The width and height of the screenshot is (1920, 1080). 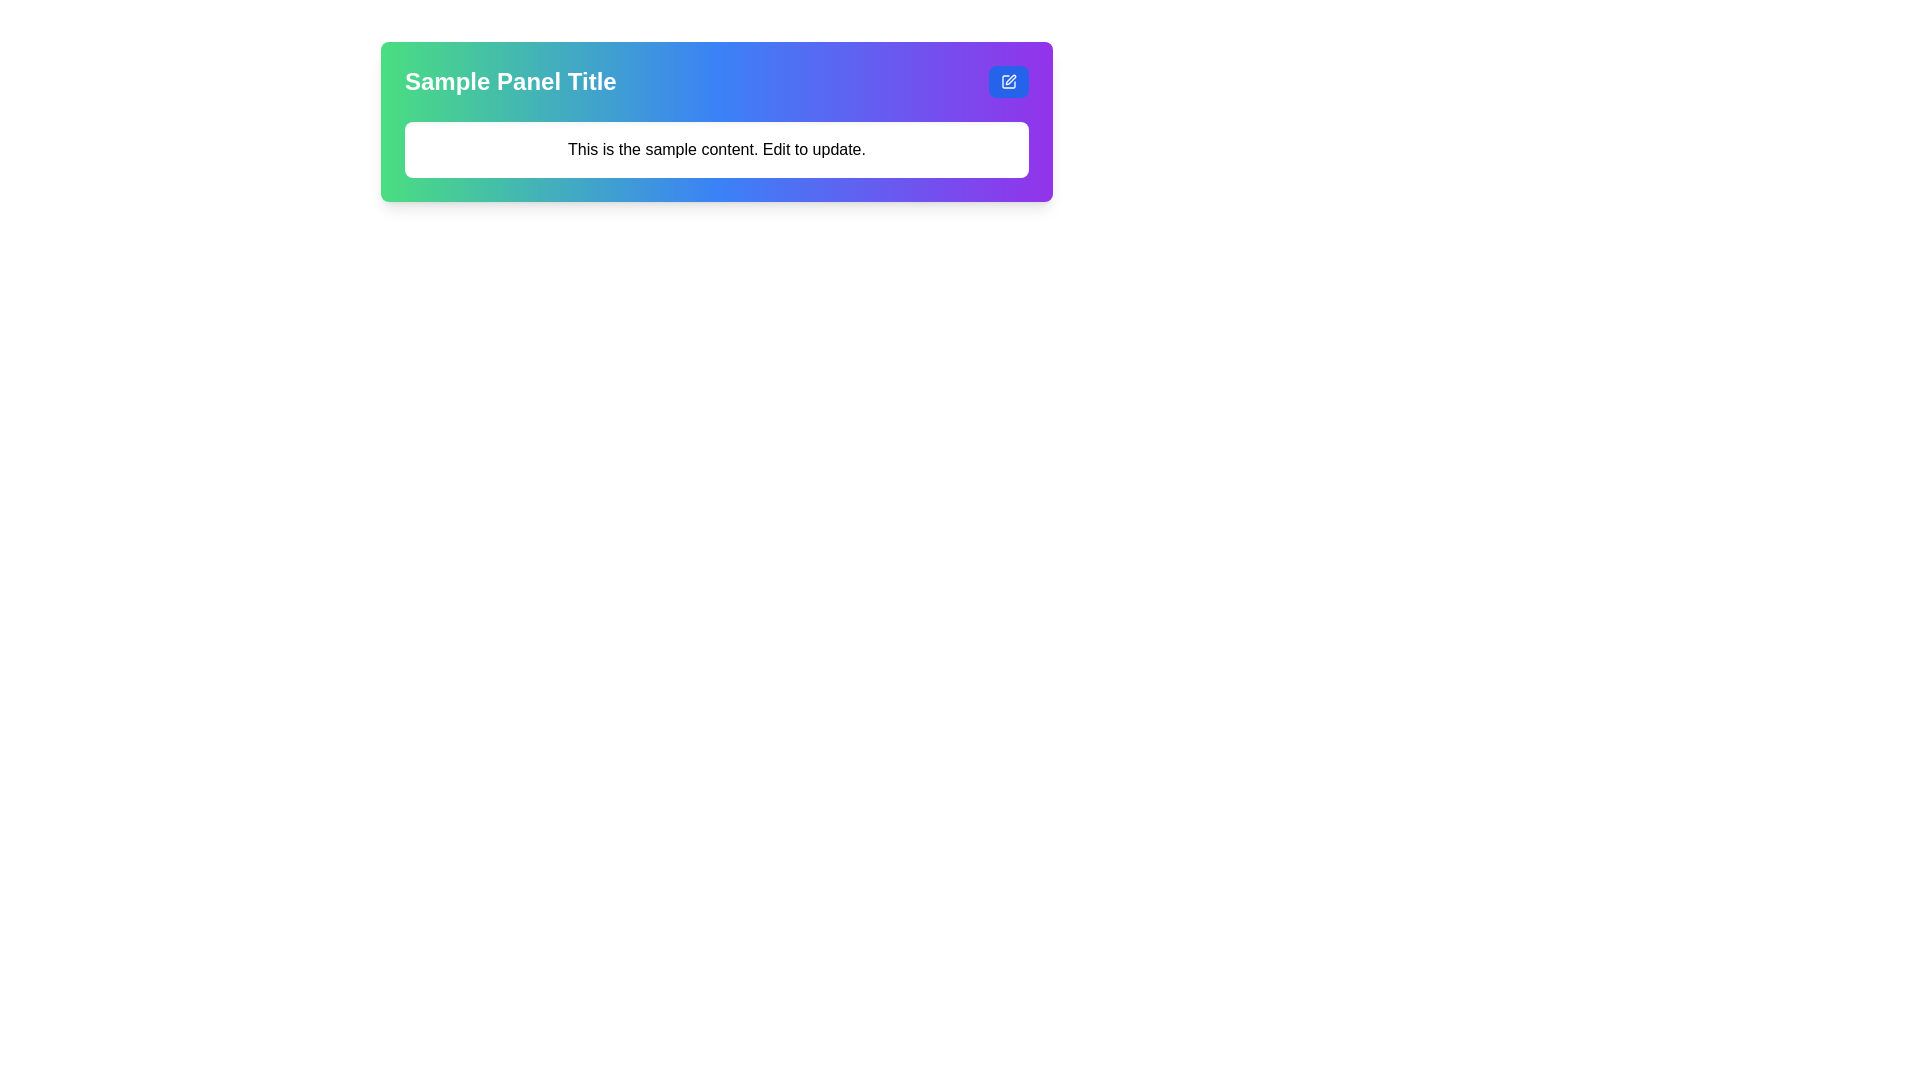 What do you see at coordinates (1008, 80) in the screenshot?
I see `the pen icon within the blue button located in the top-right section of the panel` at bounding box center [1008, 80].